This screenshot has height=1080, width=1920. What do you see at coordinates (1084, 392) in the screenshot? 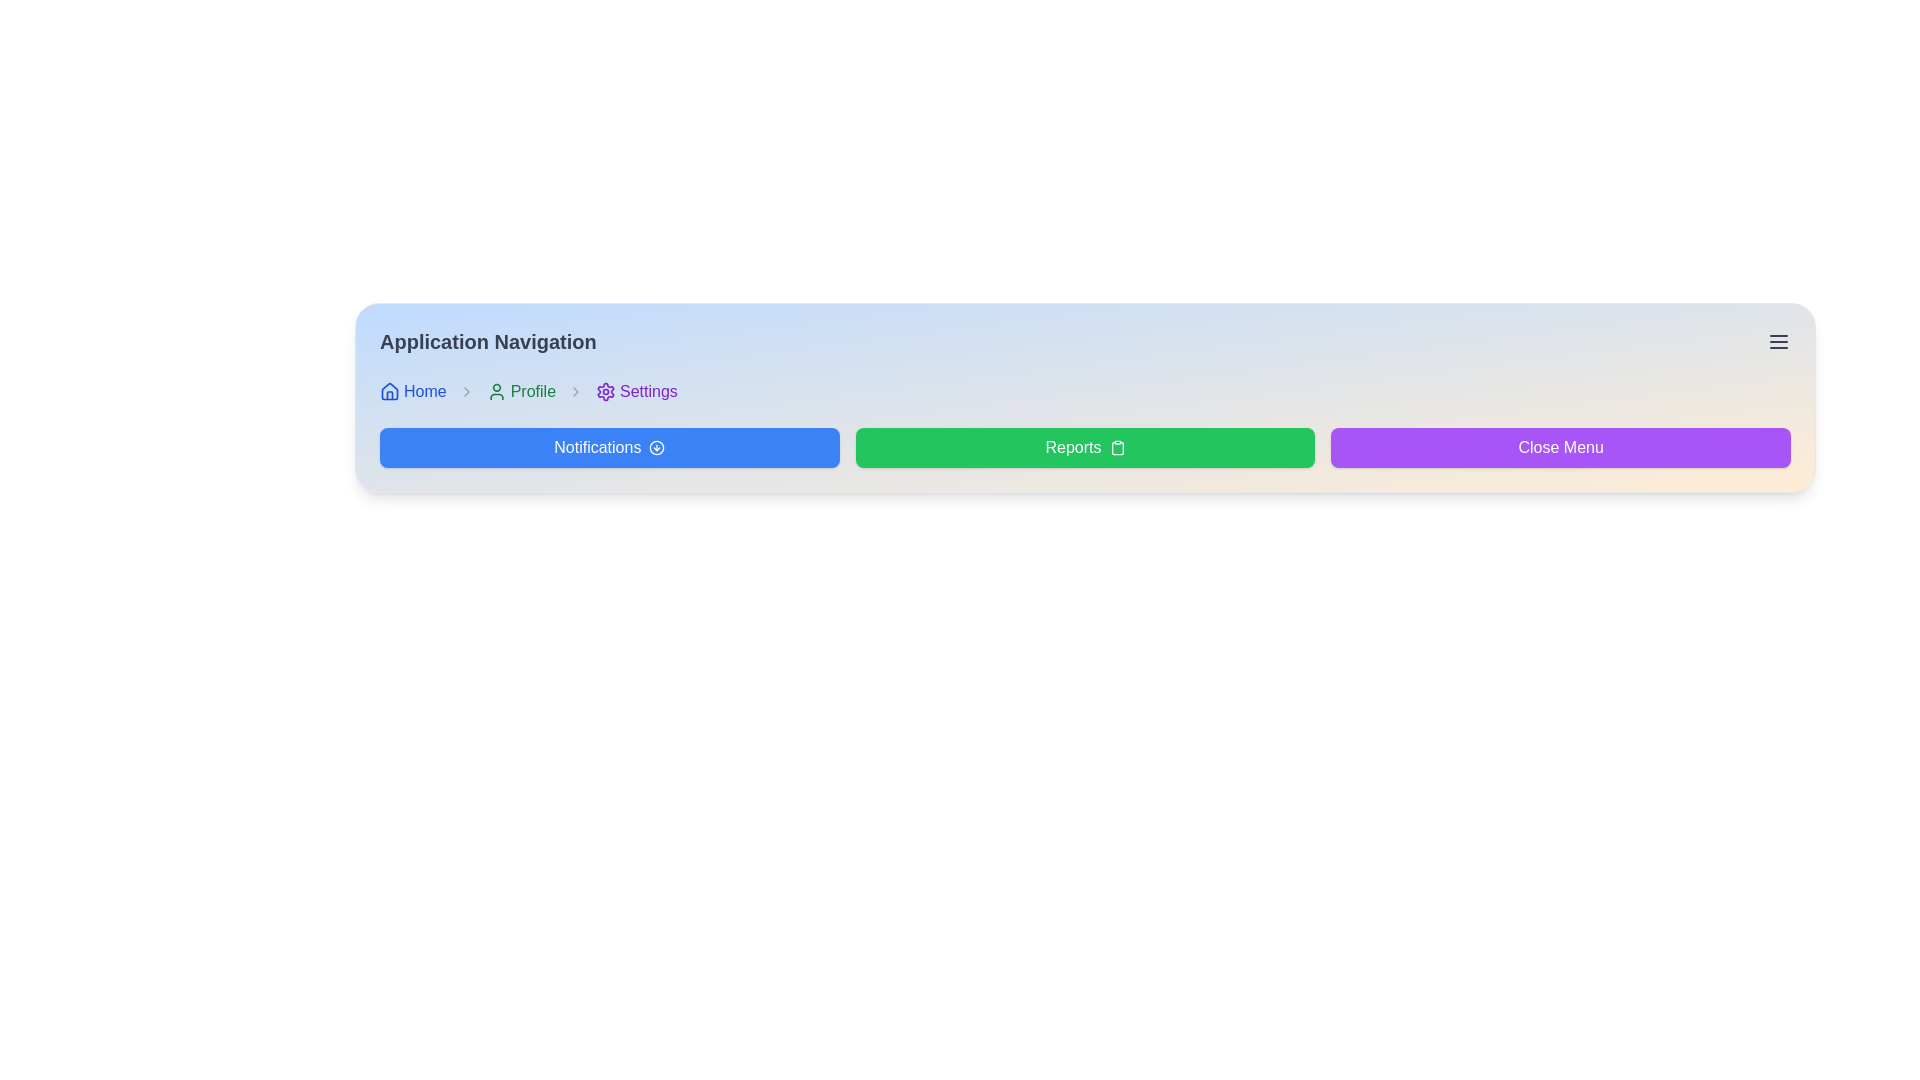
I see `the Navigation bar` at bounding box center [1084, 392].